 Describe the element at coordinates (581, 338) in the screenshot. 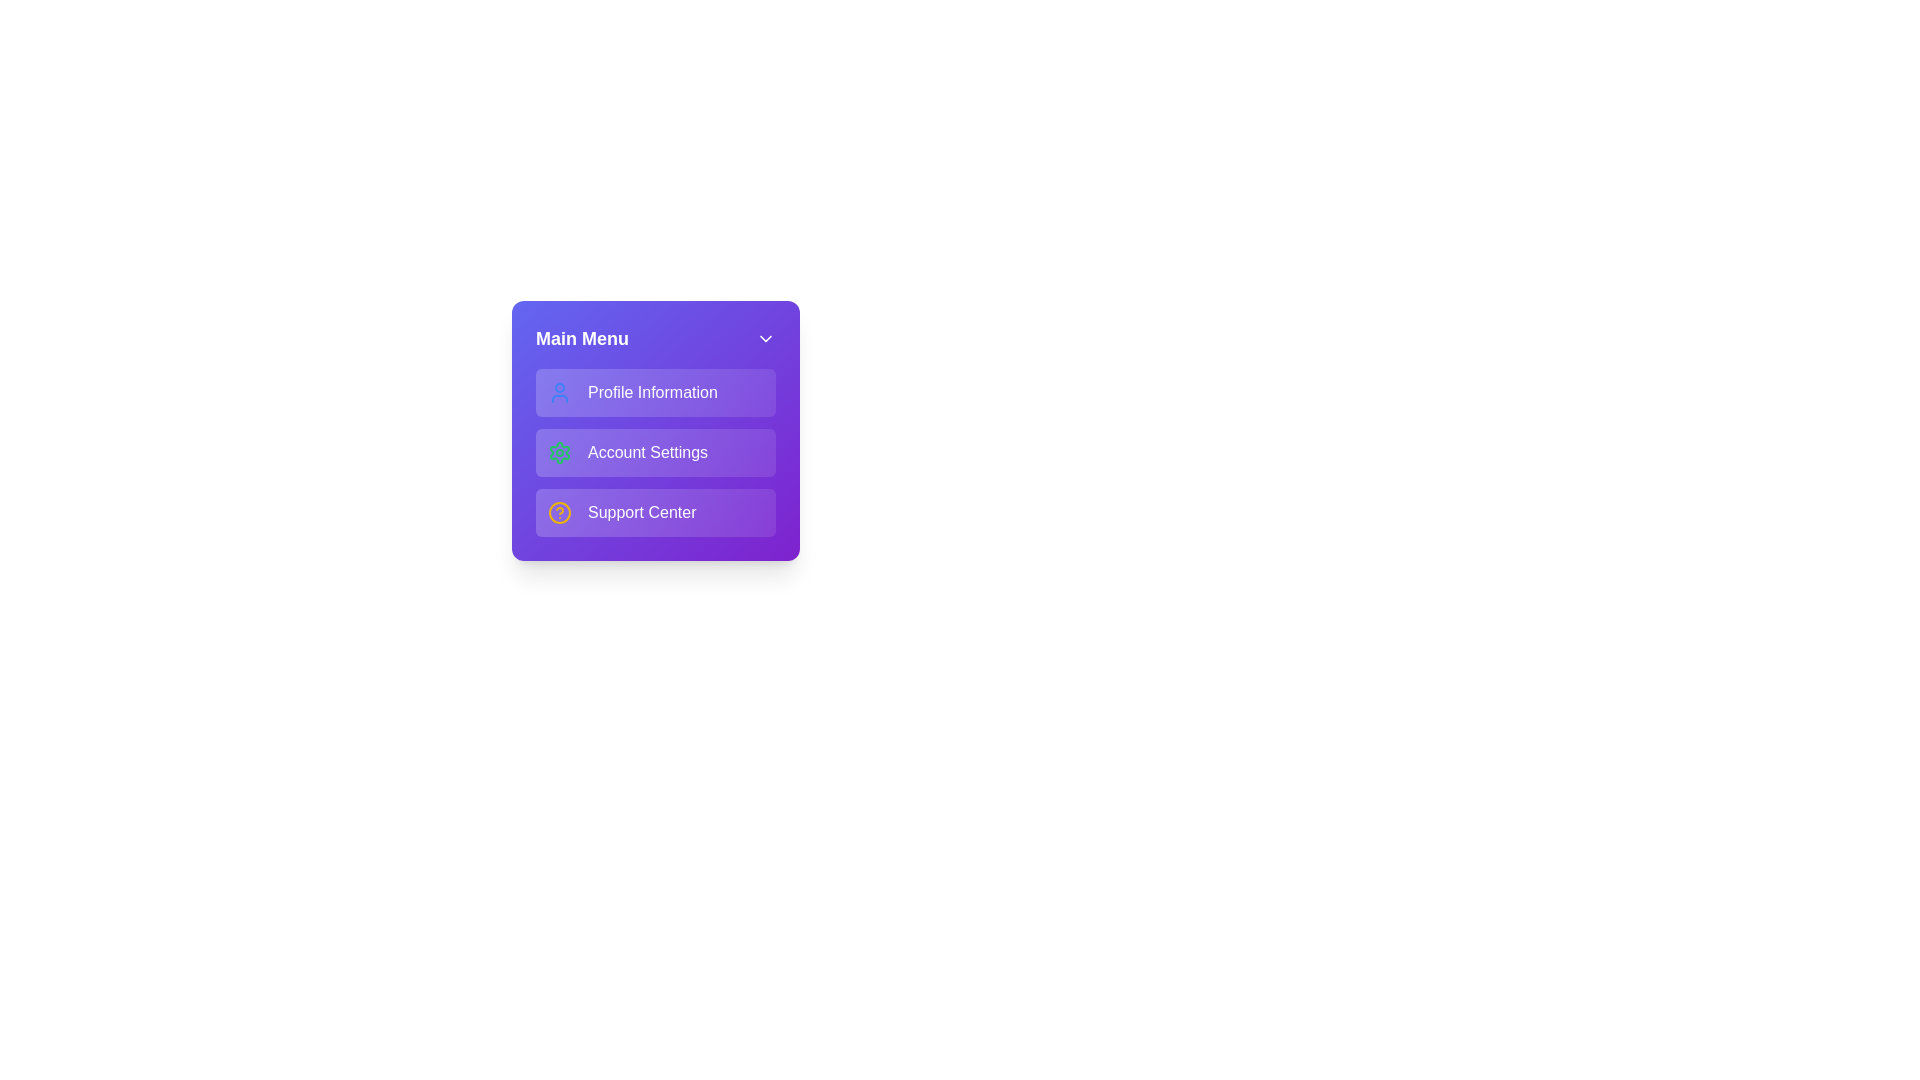

I see `the header text 'Main Menu' to toggle the visibility of the menu` at that location.